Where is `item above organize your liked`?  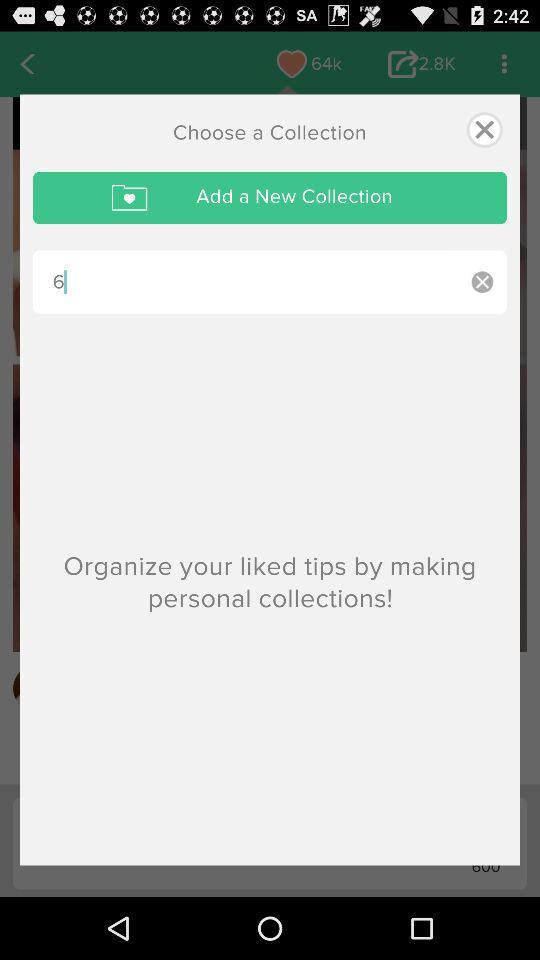 item above organize your liked is located at coordinates (245, 281).